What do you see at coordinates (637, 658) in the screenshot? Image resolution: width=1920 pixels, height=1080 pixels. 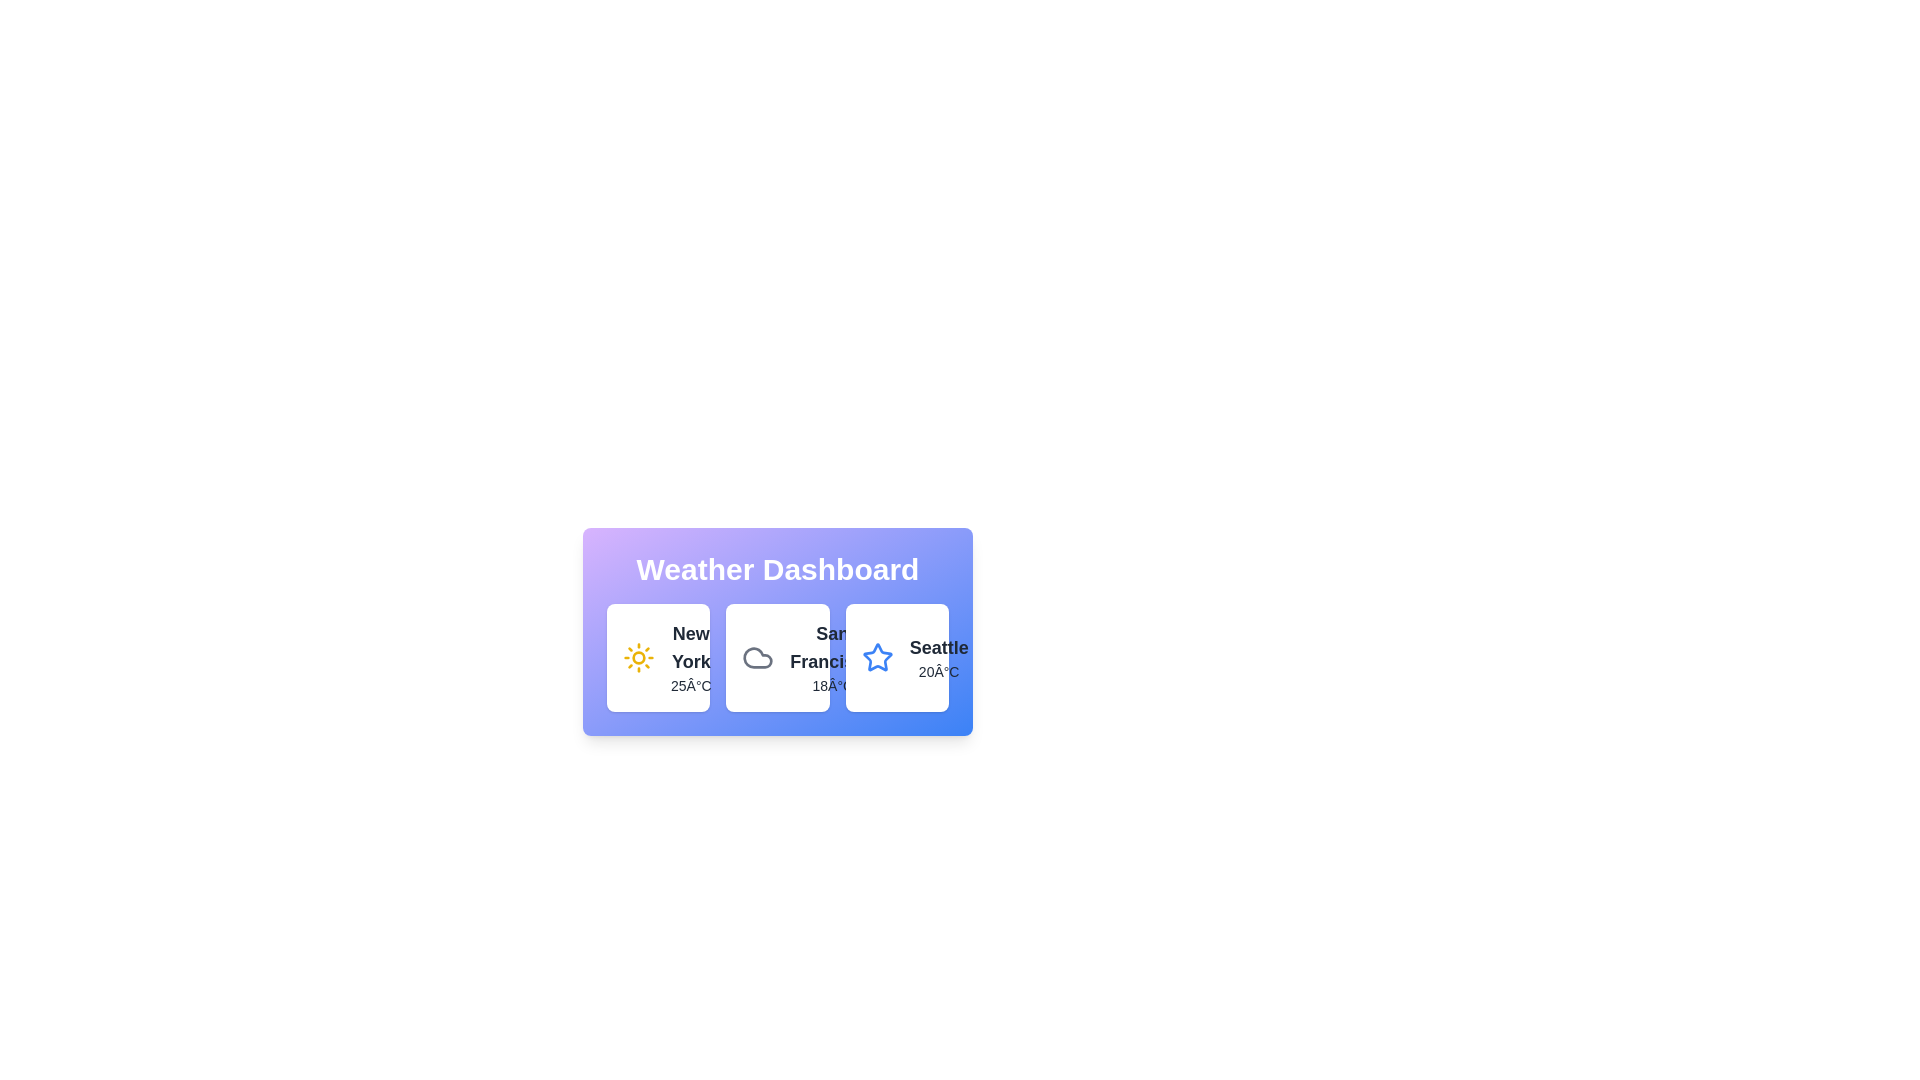 I see `the sun icon depicting weather information on the weather dashboard, which is the leftmost icon in the first card, located to the left of the text 'New York' and '25°C'` at bounding box center [637, 658].